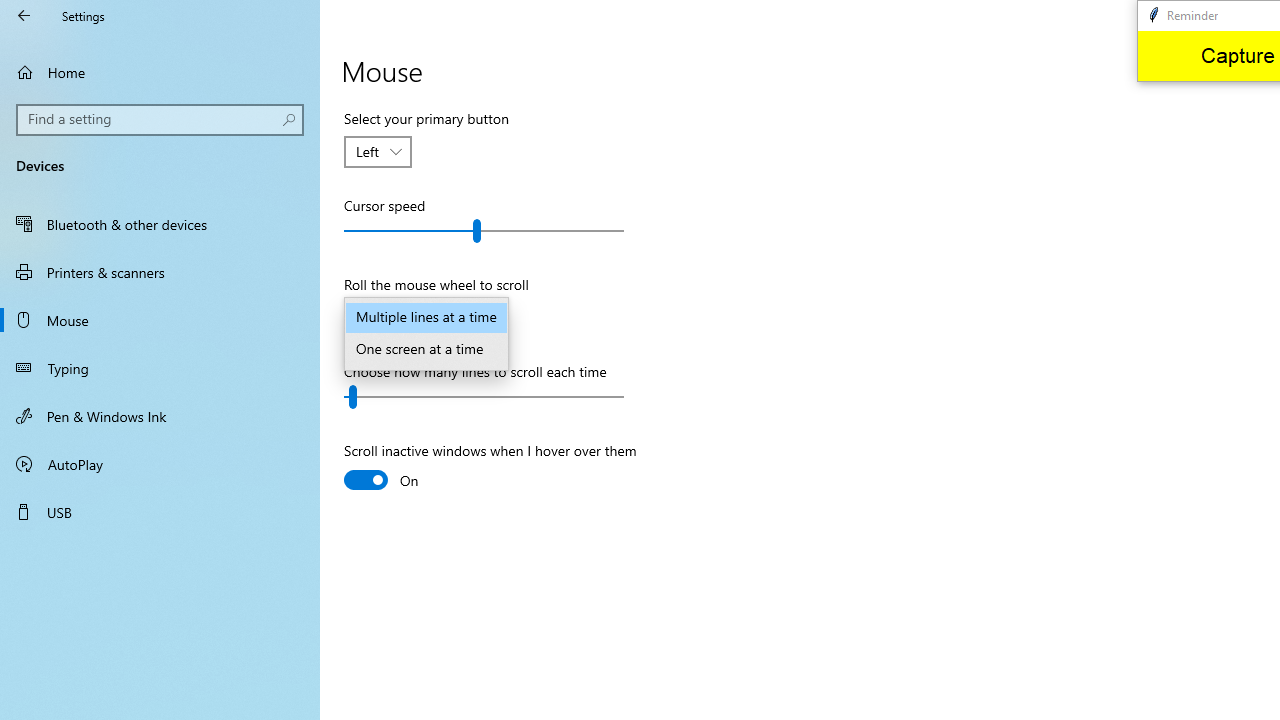  Describe the element at coordinates (160, 510) in the screenshot. I see `'USB'` at that location.